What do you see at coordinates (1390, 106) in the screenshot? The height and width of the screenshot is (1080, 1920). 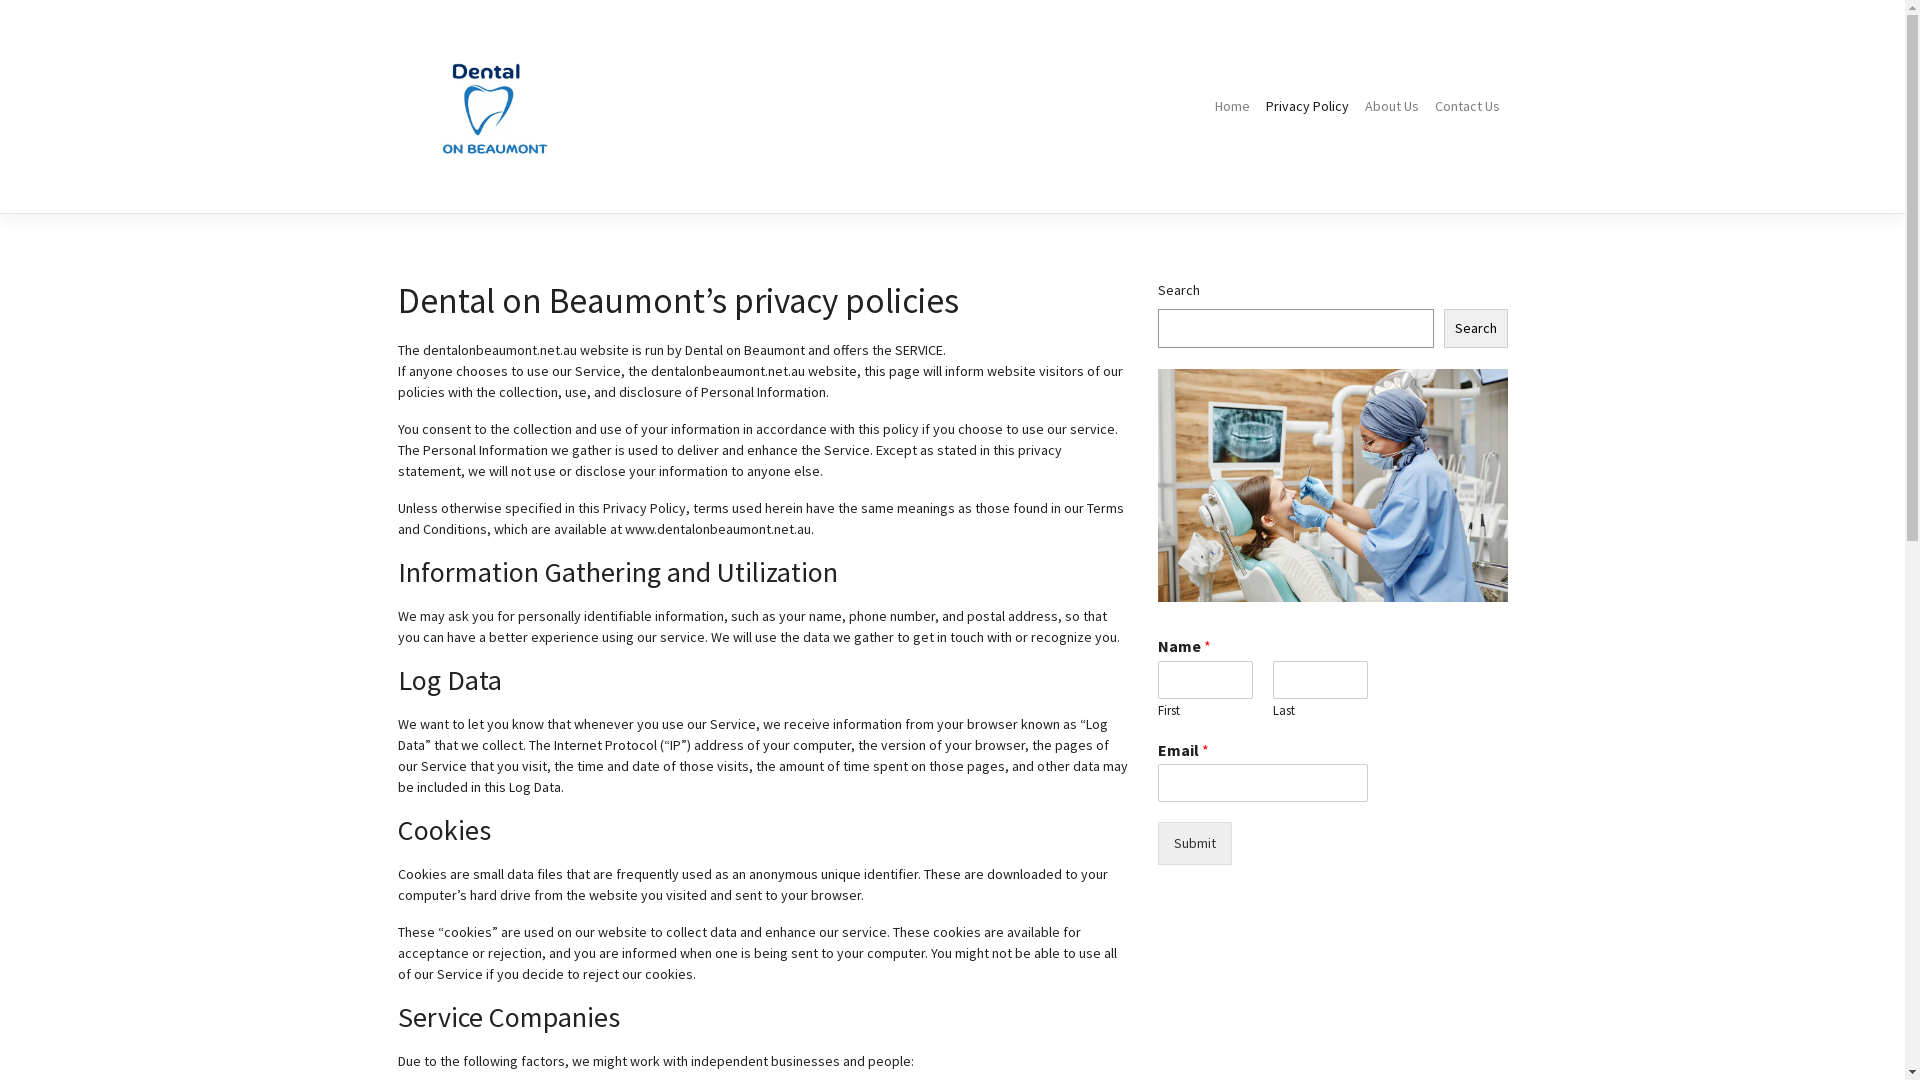 I see `'About Us'` at bounding box center [1390, 106].